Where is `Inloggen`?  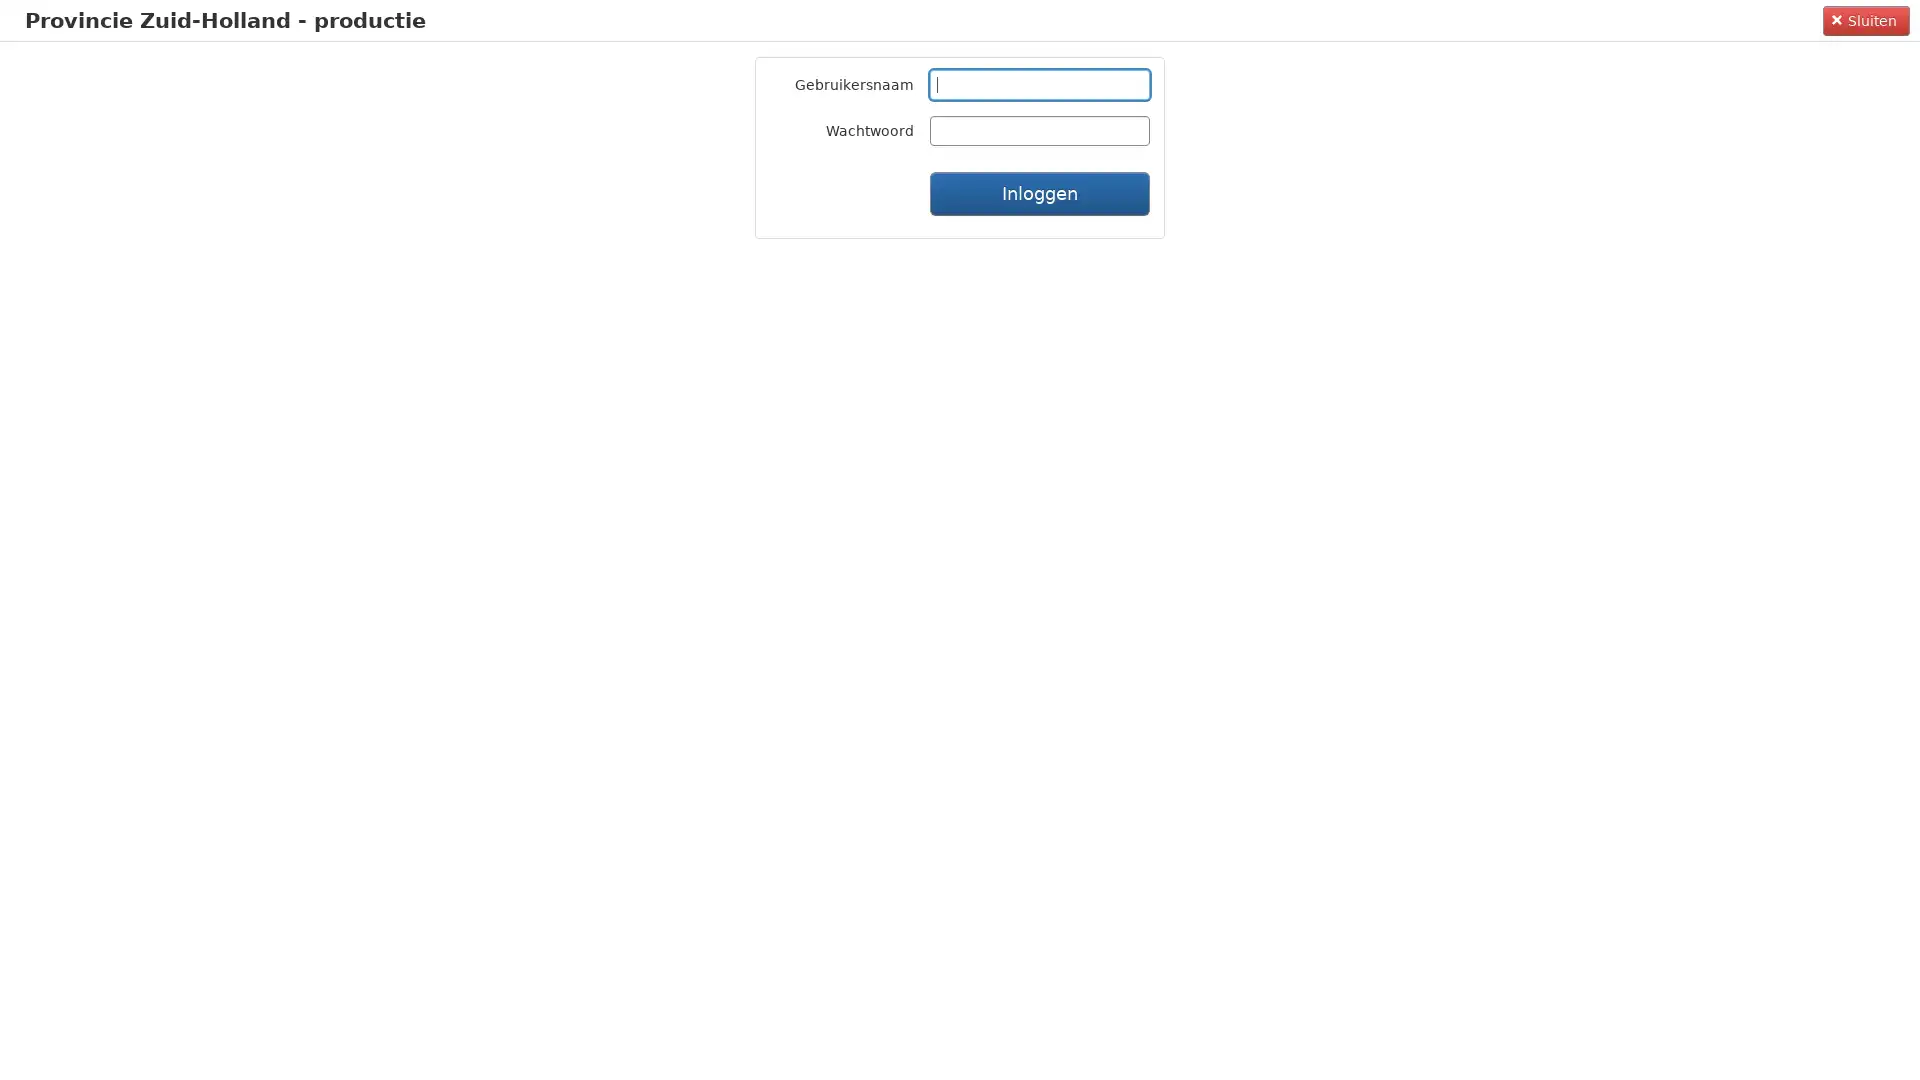 Inloggen is located at coordinates (1040, 193).